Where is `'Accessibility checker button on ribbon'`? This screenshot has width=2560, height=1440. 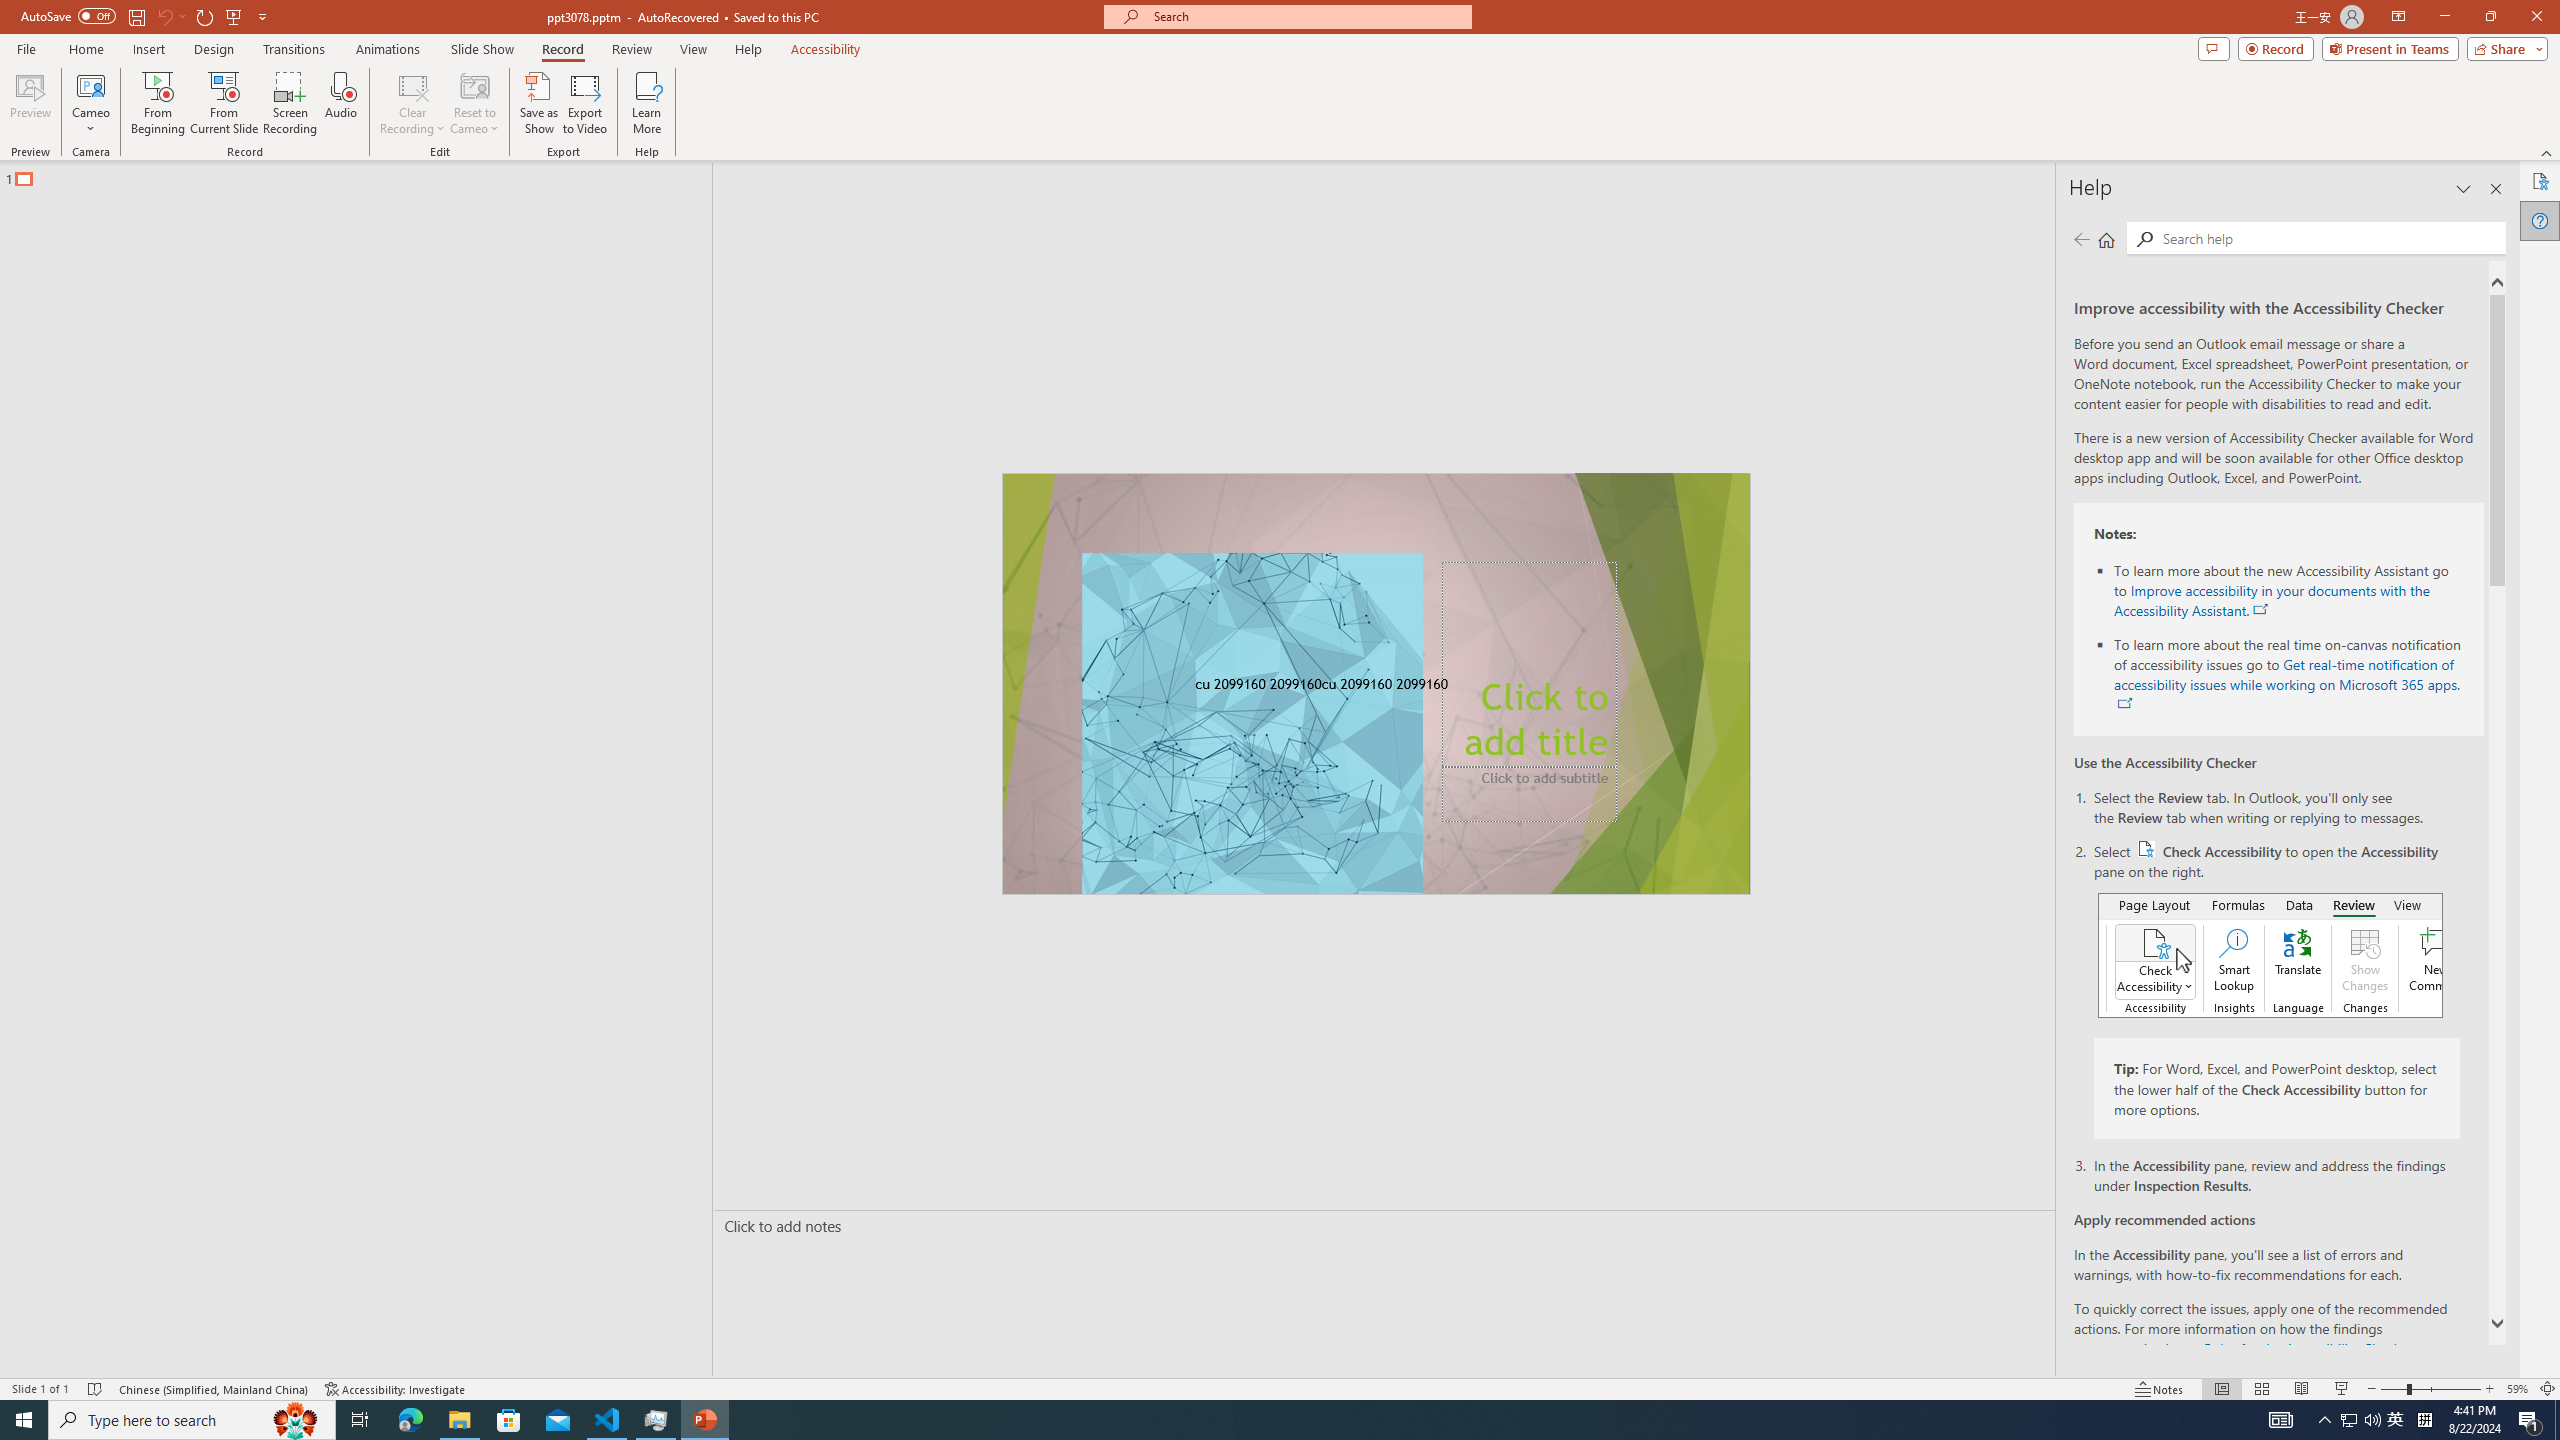 'Accessibility checker button on ribbon' is located at coordinates (2270, 954).